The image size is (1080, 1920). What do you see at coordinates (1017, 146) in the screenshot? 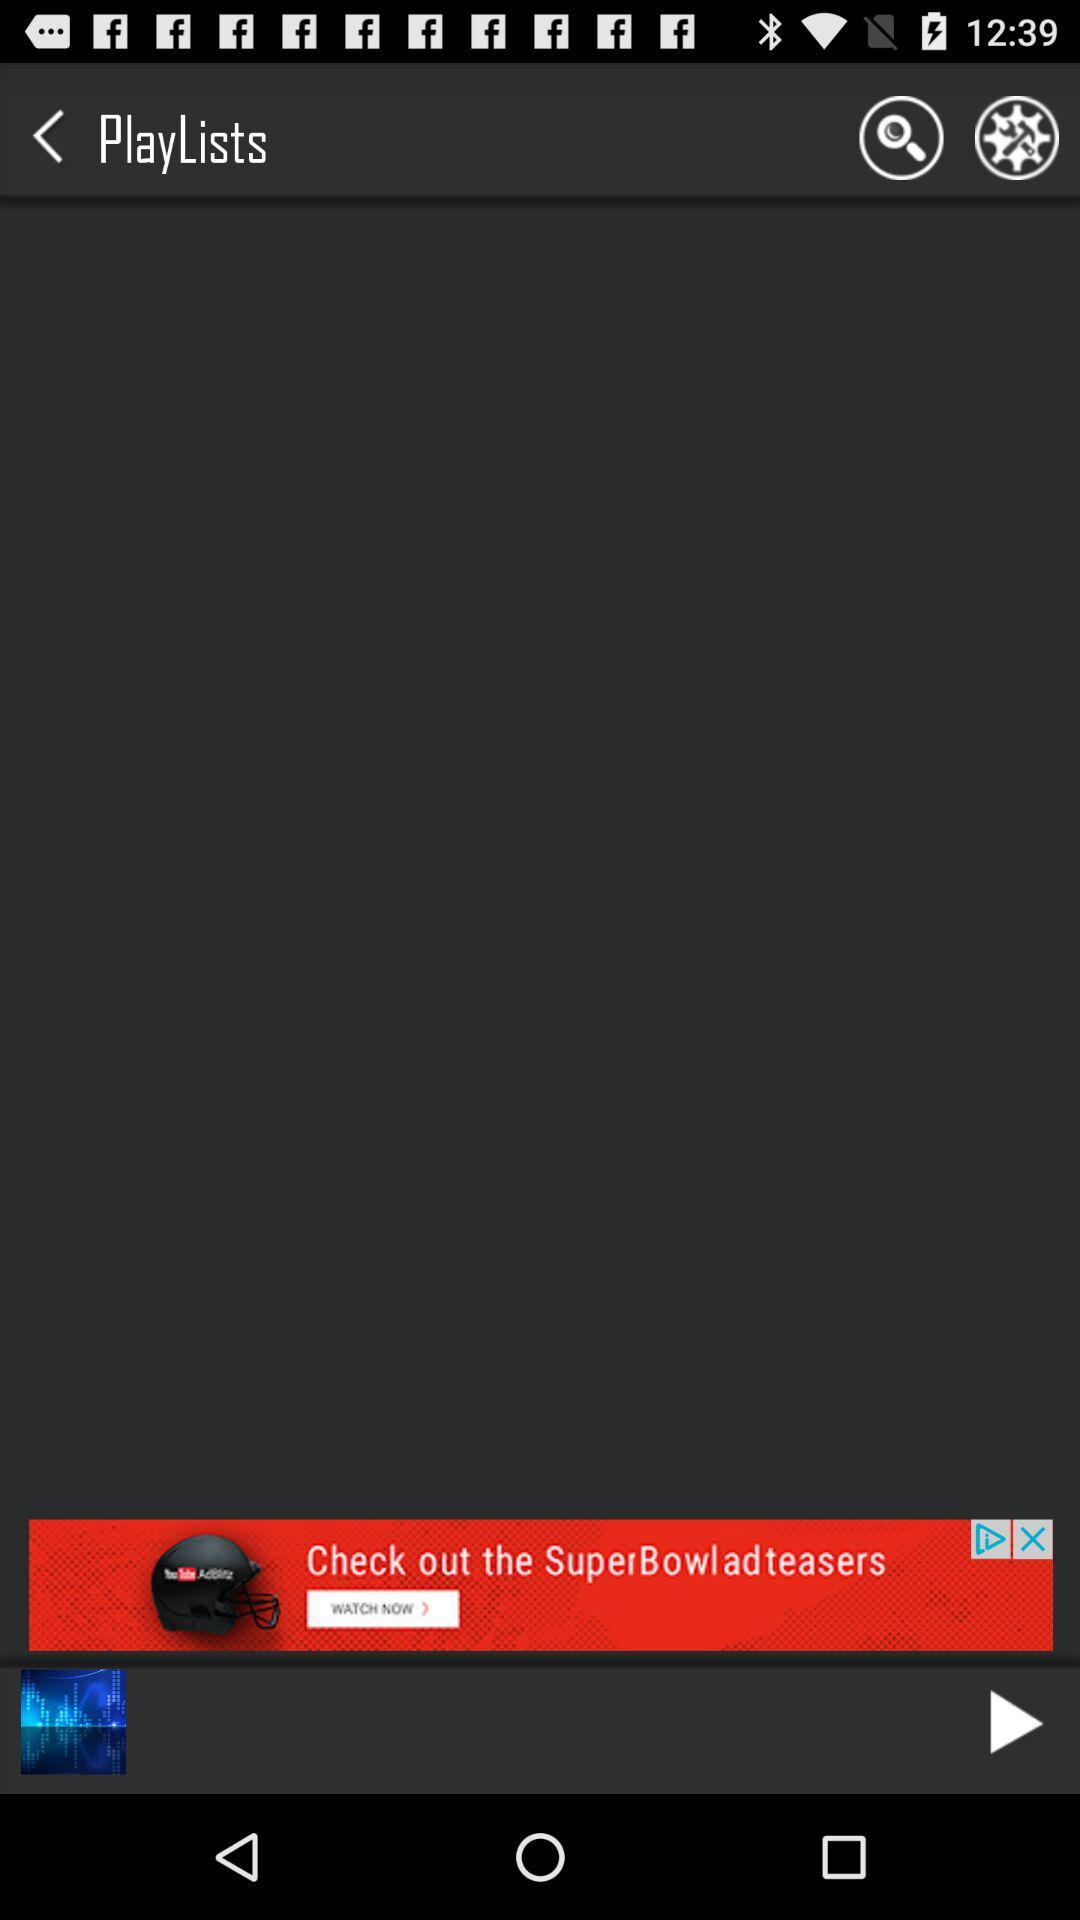
I see `the build icon` at bounding box center [1017, 146].